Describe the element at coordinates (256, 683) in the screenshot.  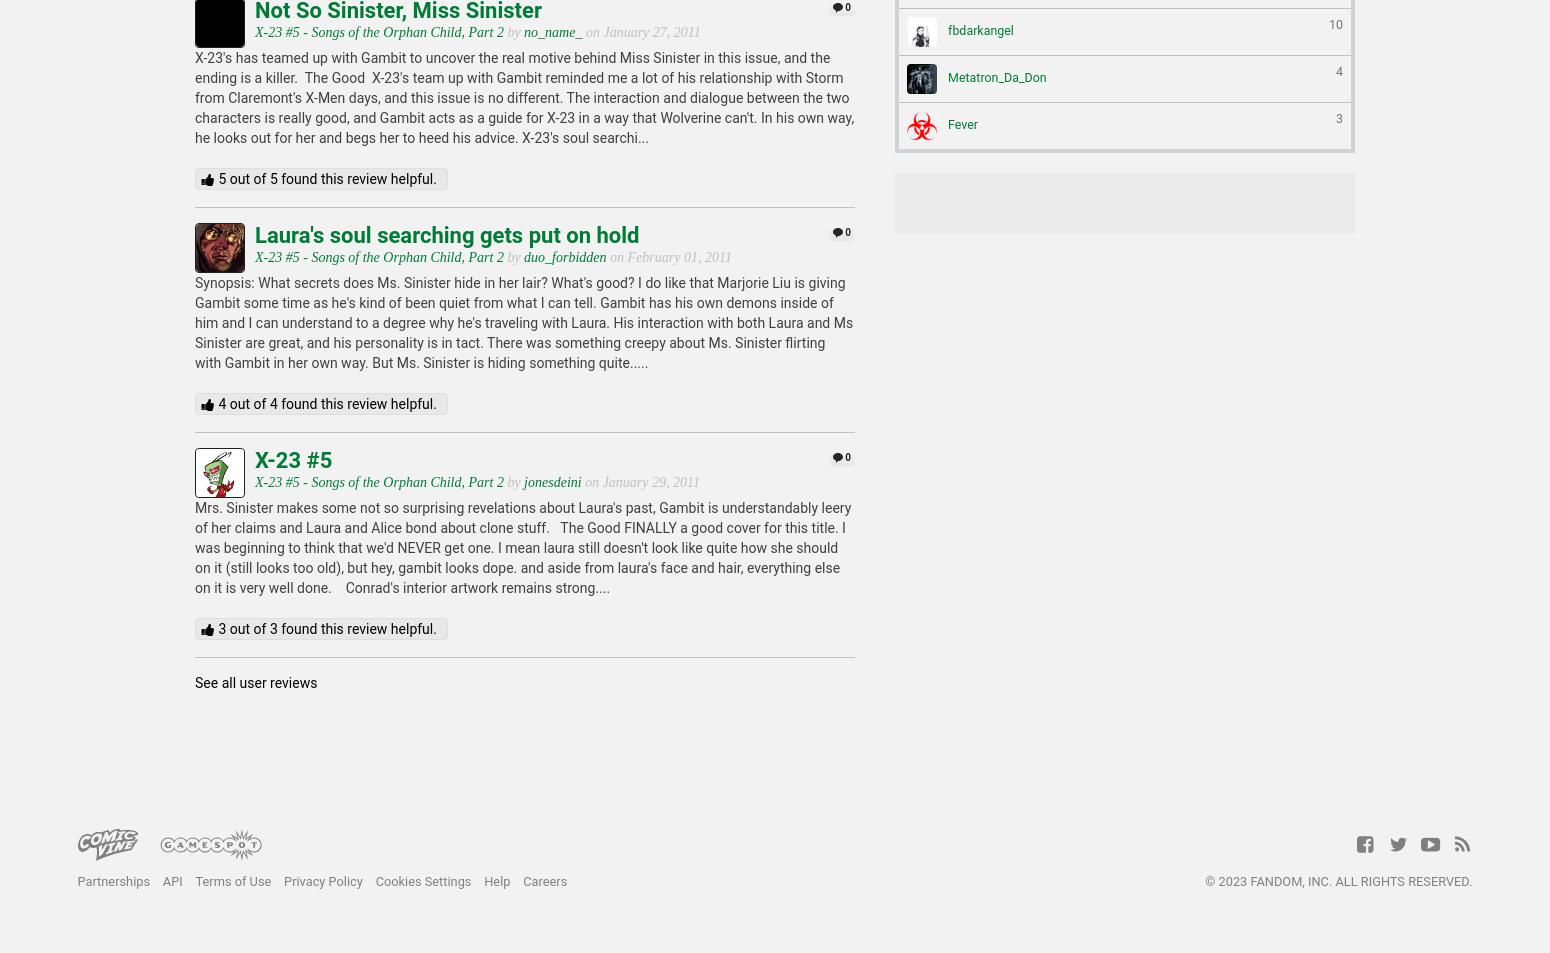
I see `'See all user reviews'` at that location.